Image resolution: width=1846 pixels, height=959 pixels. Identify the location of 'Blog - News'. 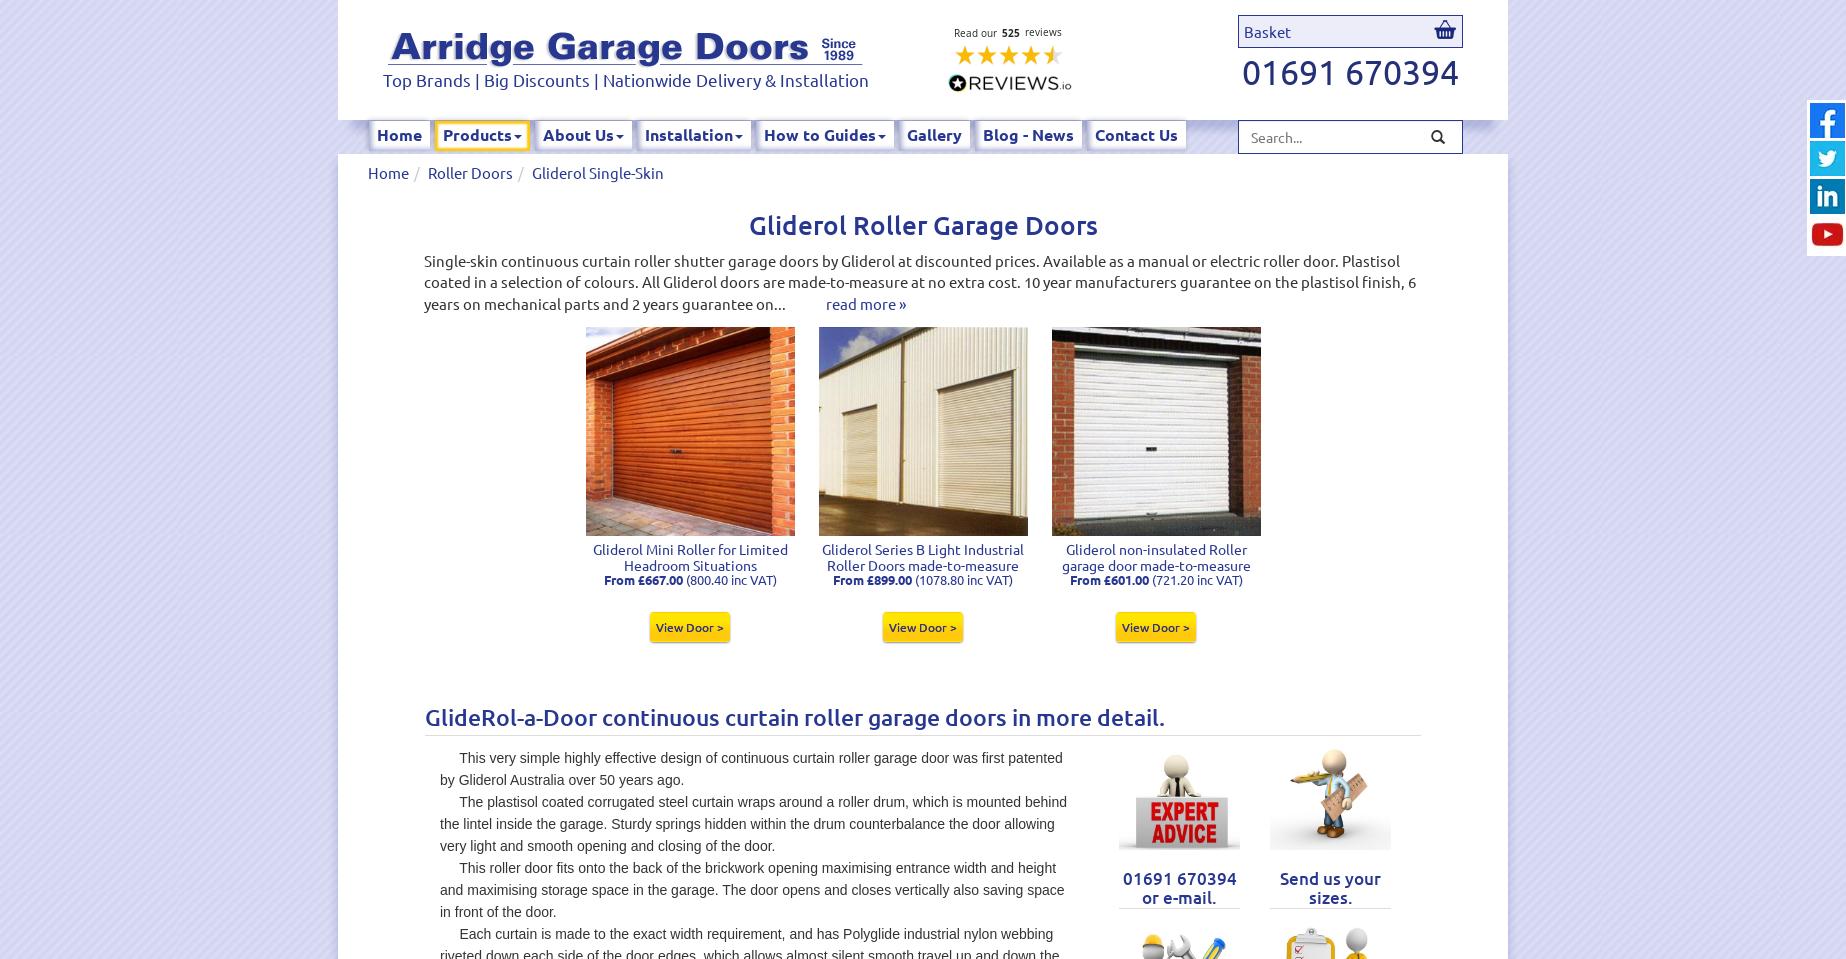
(982, 134).